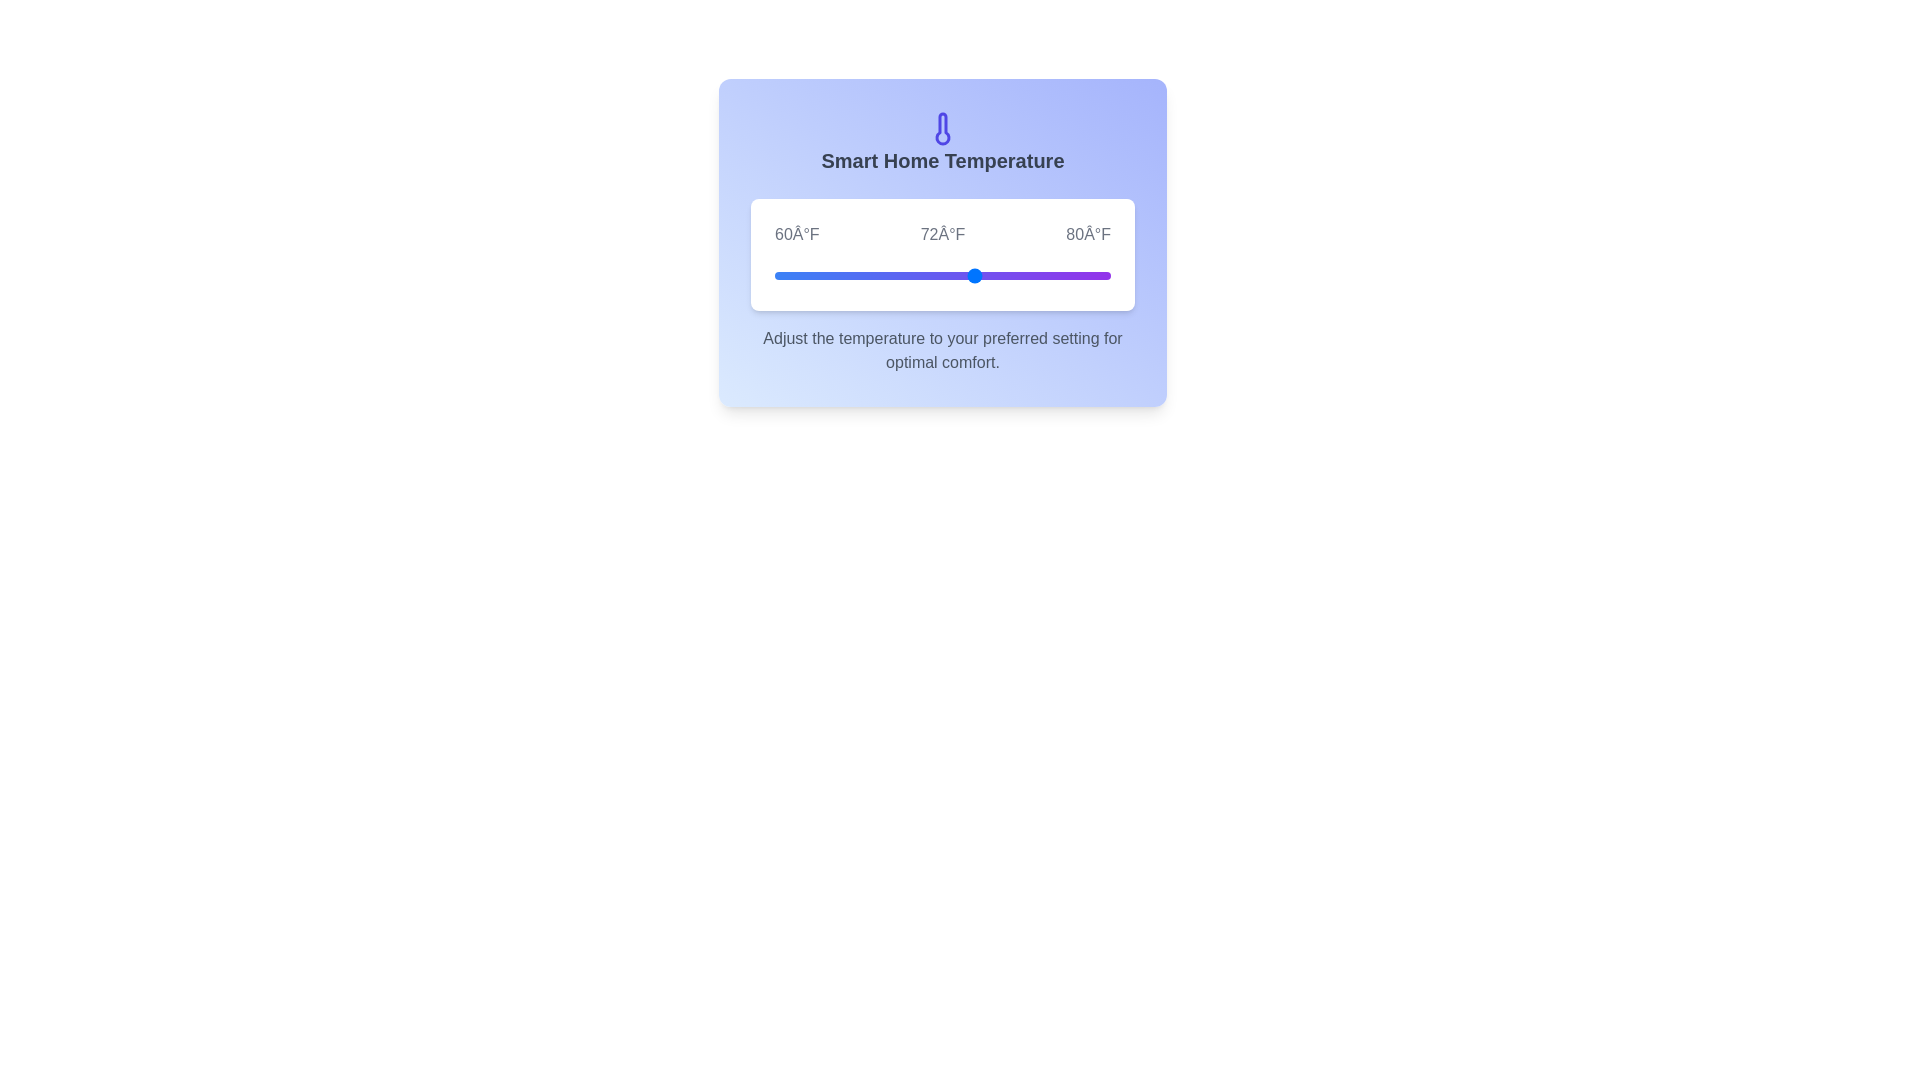 The image size is (1920, 1080). Describe the element at coordinates (1010, 276) in the screenshot. I see `the temperature slider to 74°F` at that location.